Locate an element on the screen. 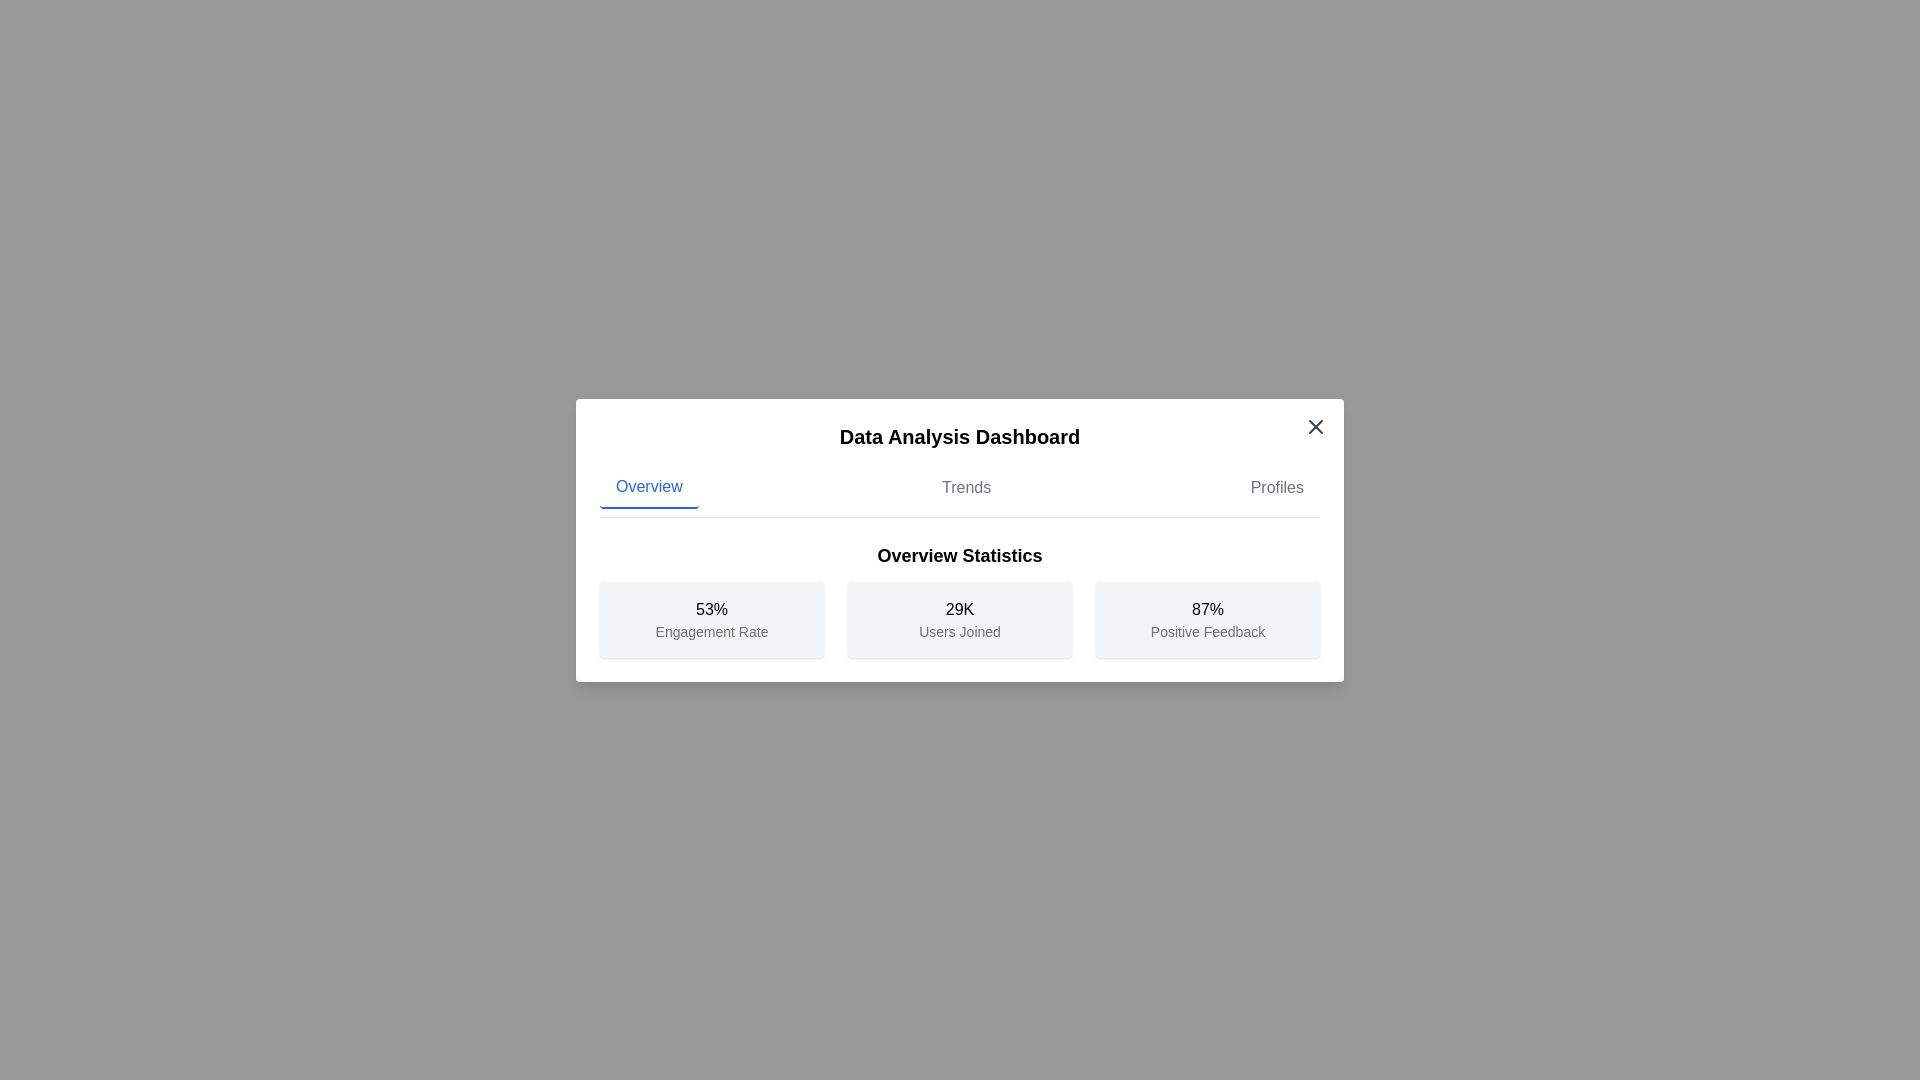 Image resolution: width=1920 pixels, height=1080 pixels. the third tab in the navigation bar, which serves as a button to navigate to the 'Profiles' section of the application is located at coordinates (1276, 487).